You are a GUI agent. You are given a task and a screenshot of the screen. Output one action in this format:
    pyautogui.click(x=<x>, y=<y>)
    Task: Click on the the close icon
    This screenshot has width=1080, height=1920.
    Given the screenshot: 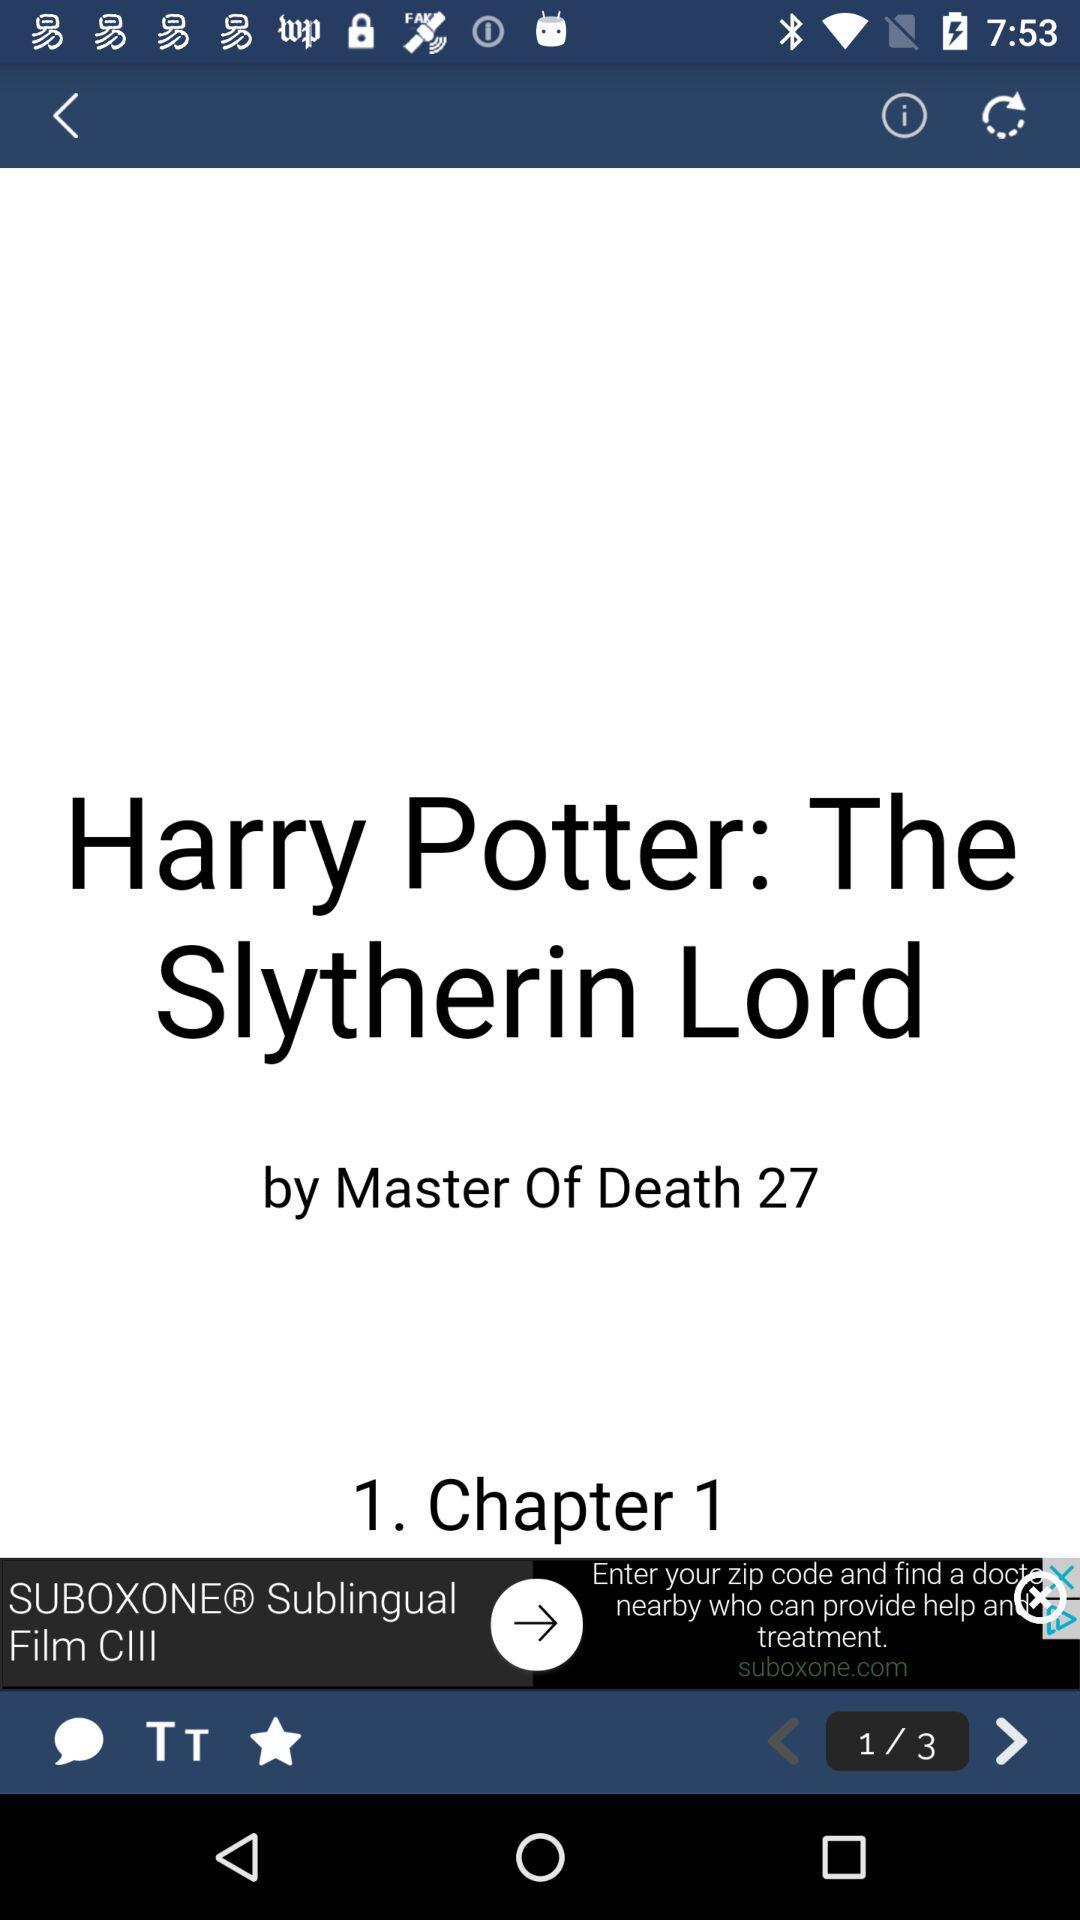 What is the action you would take?
    pyautogui.click(x=1039, y=1596)
    